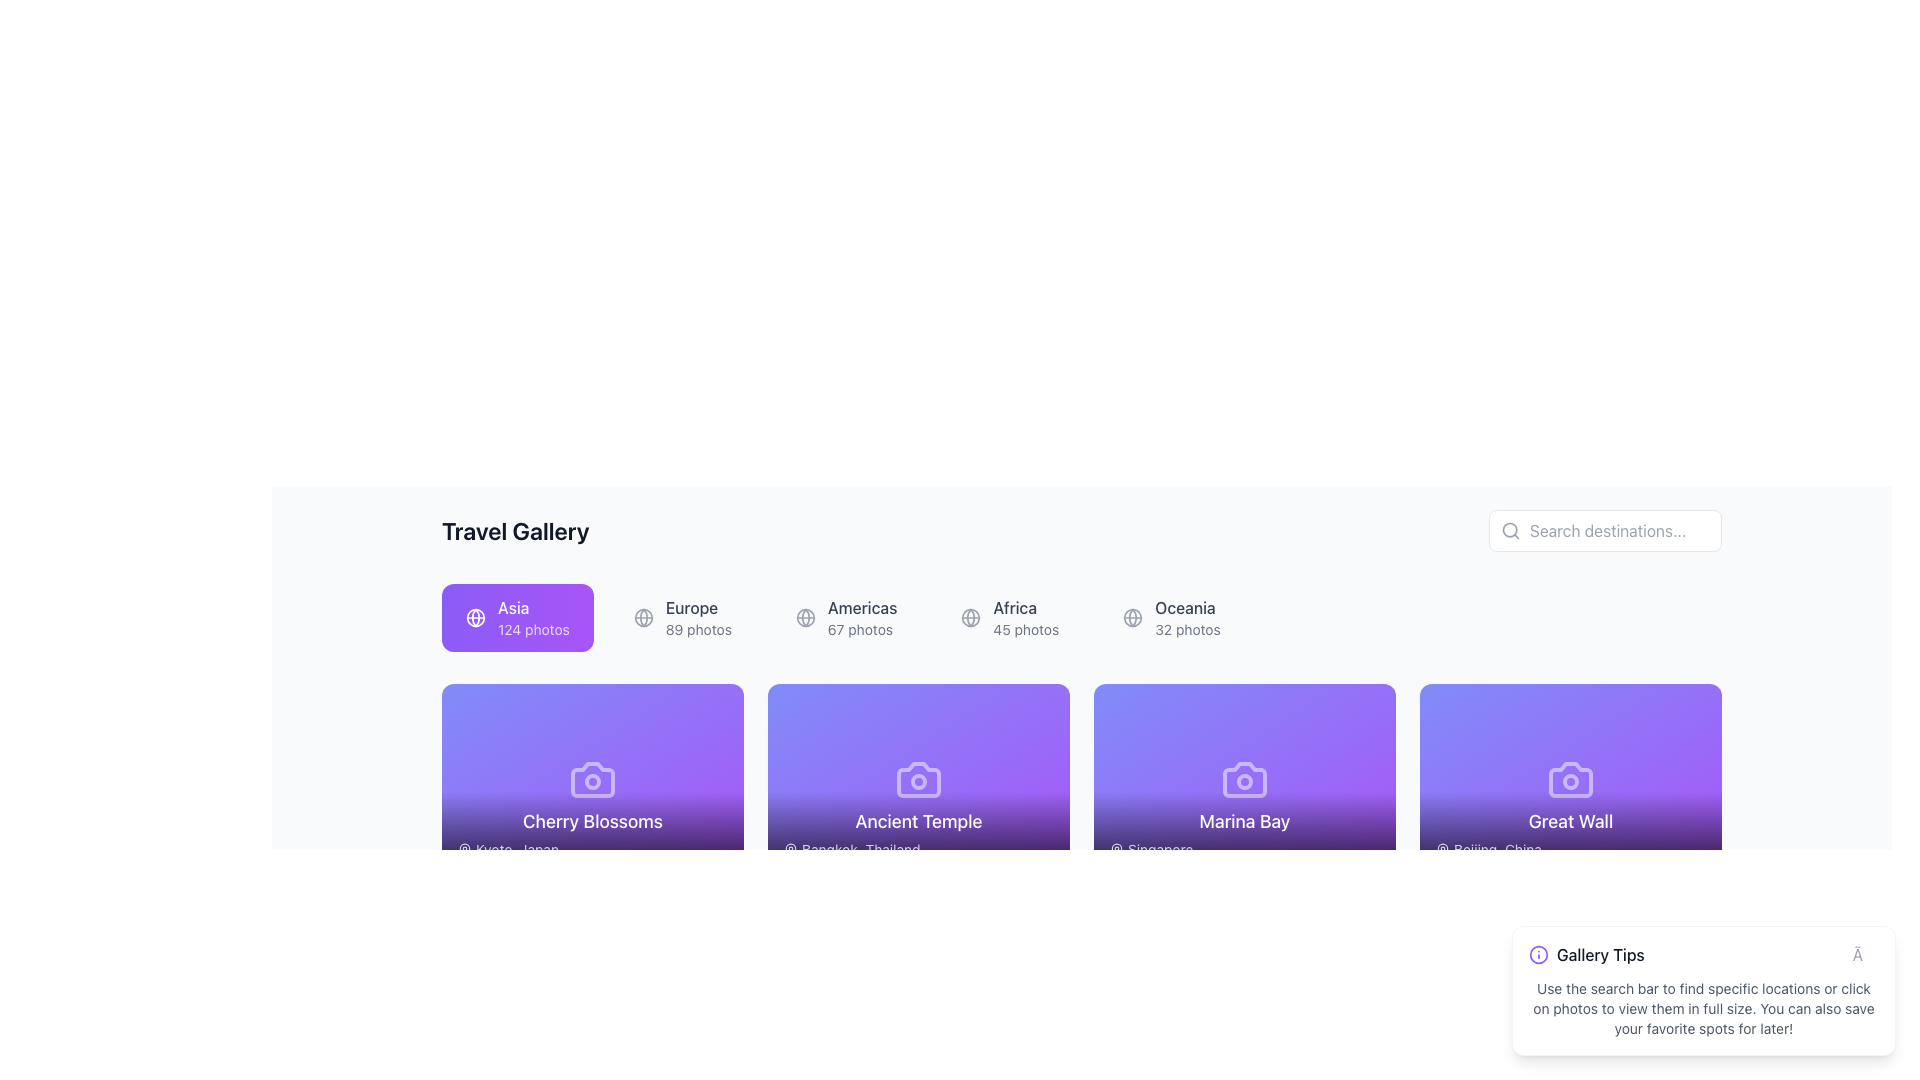  I want to click on the Informational text block that provides information about the name and location of a travel destination, positioned at the bottom of a card within a grid layout, so click(1569, 833).